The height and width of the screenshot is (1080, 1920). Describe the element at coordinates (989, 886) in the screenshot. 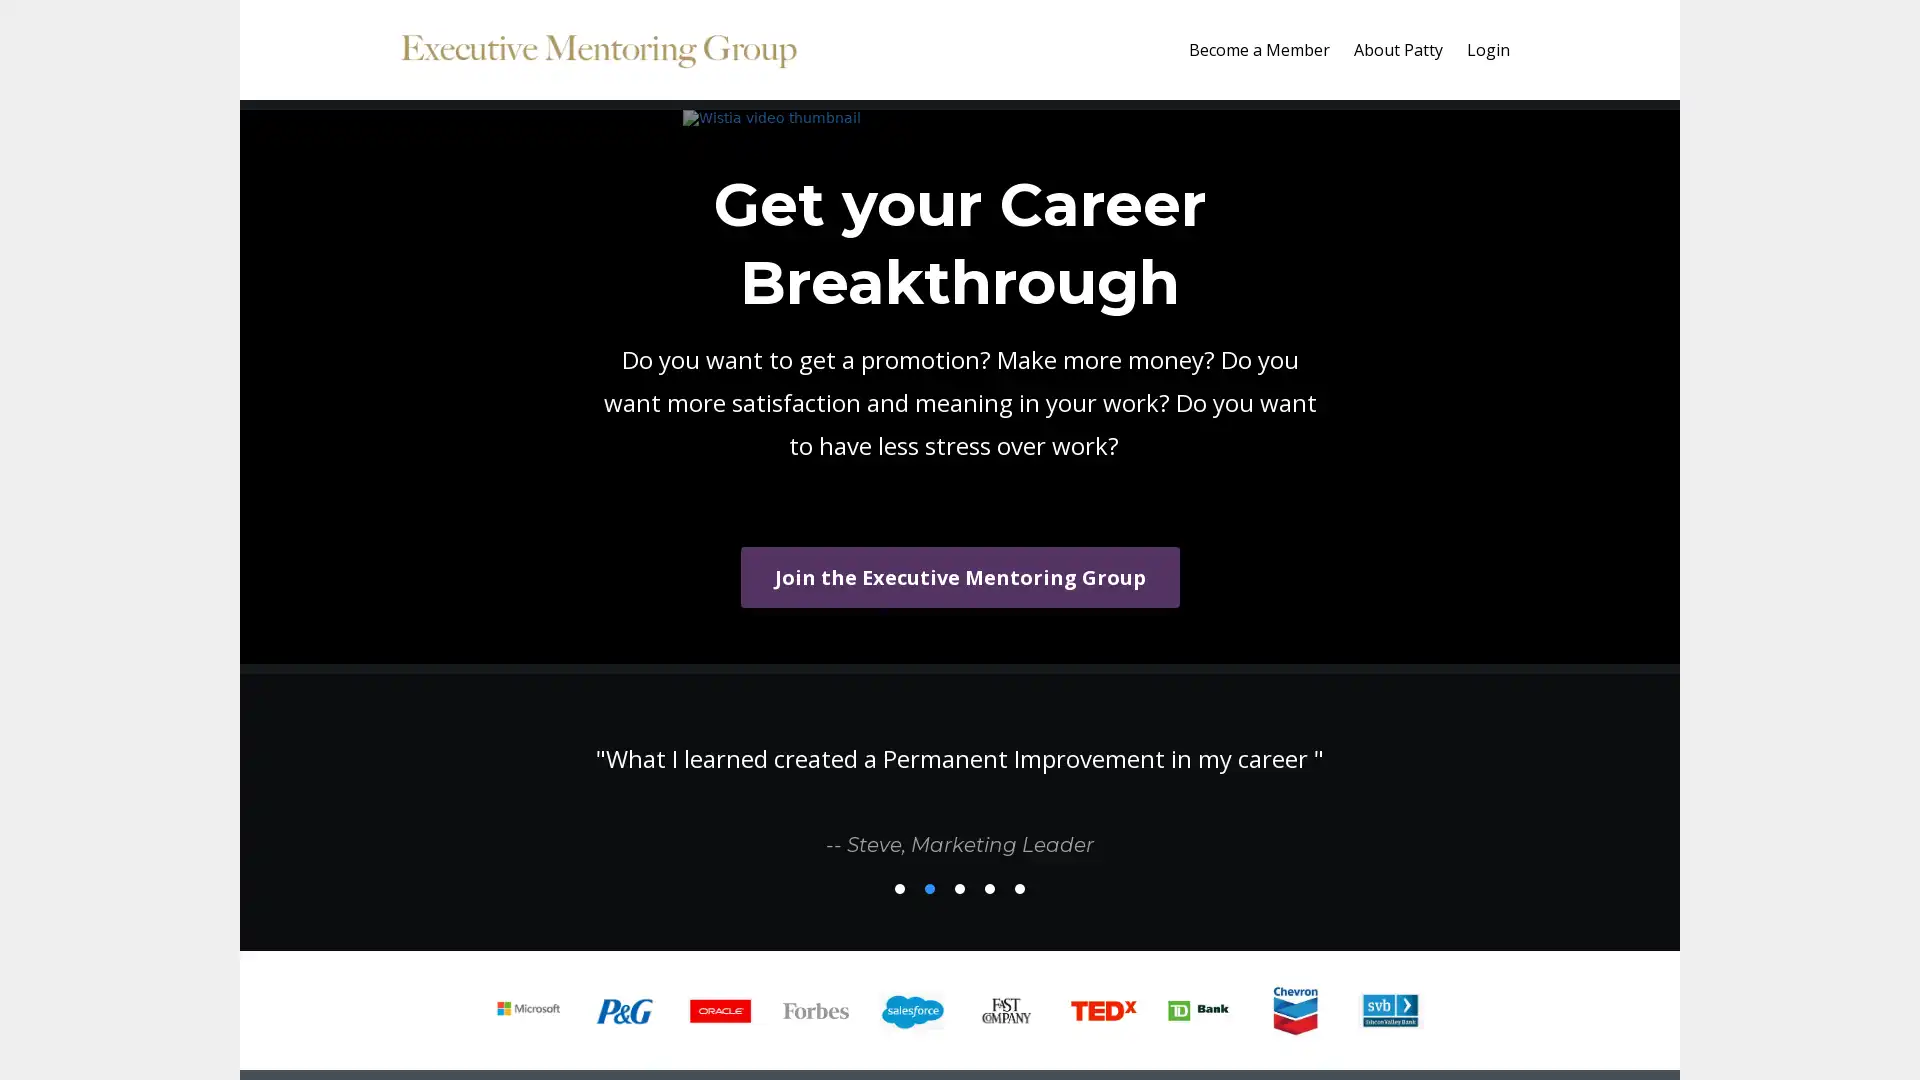

I see `4` at that location.